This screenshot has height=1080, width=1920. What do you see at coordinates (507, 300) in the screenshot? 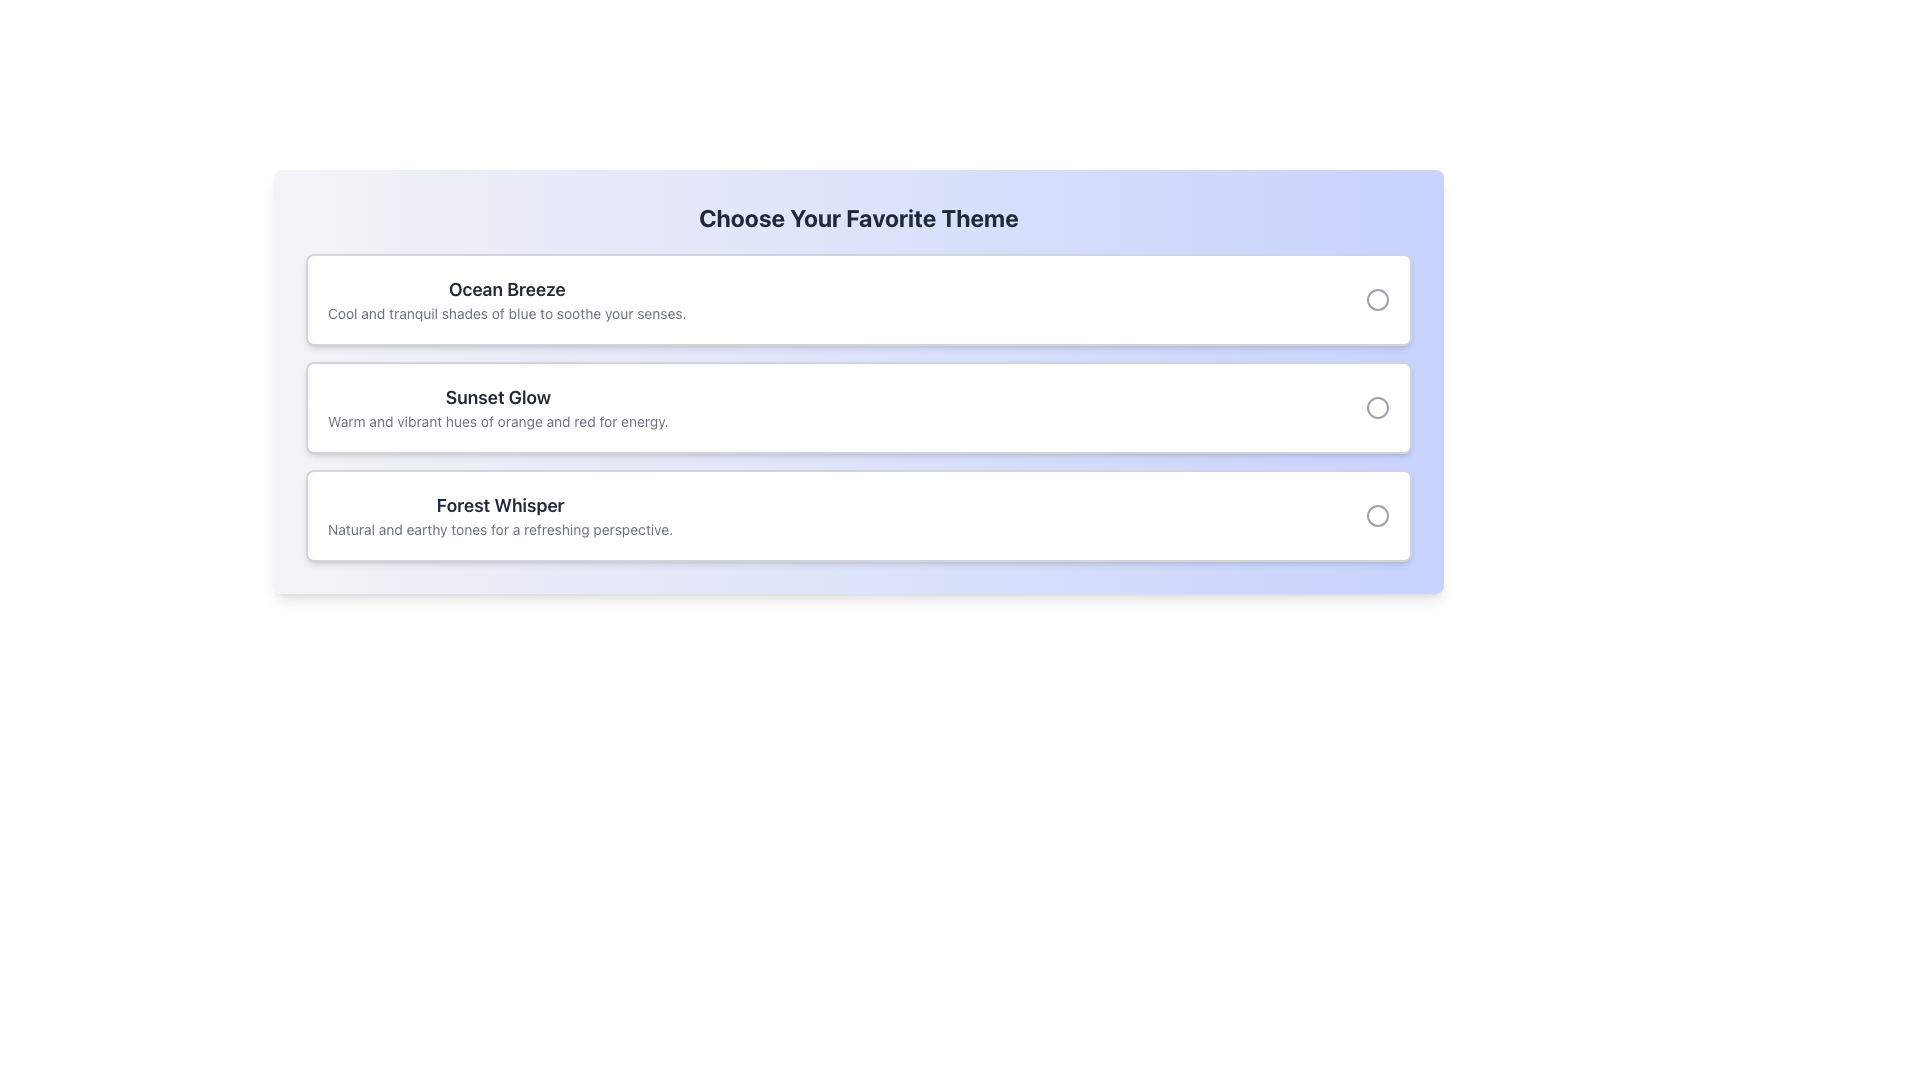
I see `textual content of the descriptive block of text representing the 'Ocean Breeze' theme option, which is located at the top of the vertically aligned list of options within an interactive card element` at bounding box center [507, 300].